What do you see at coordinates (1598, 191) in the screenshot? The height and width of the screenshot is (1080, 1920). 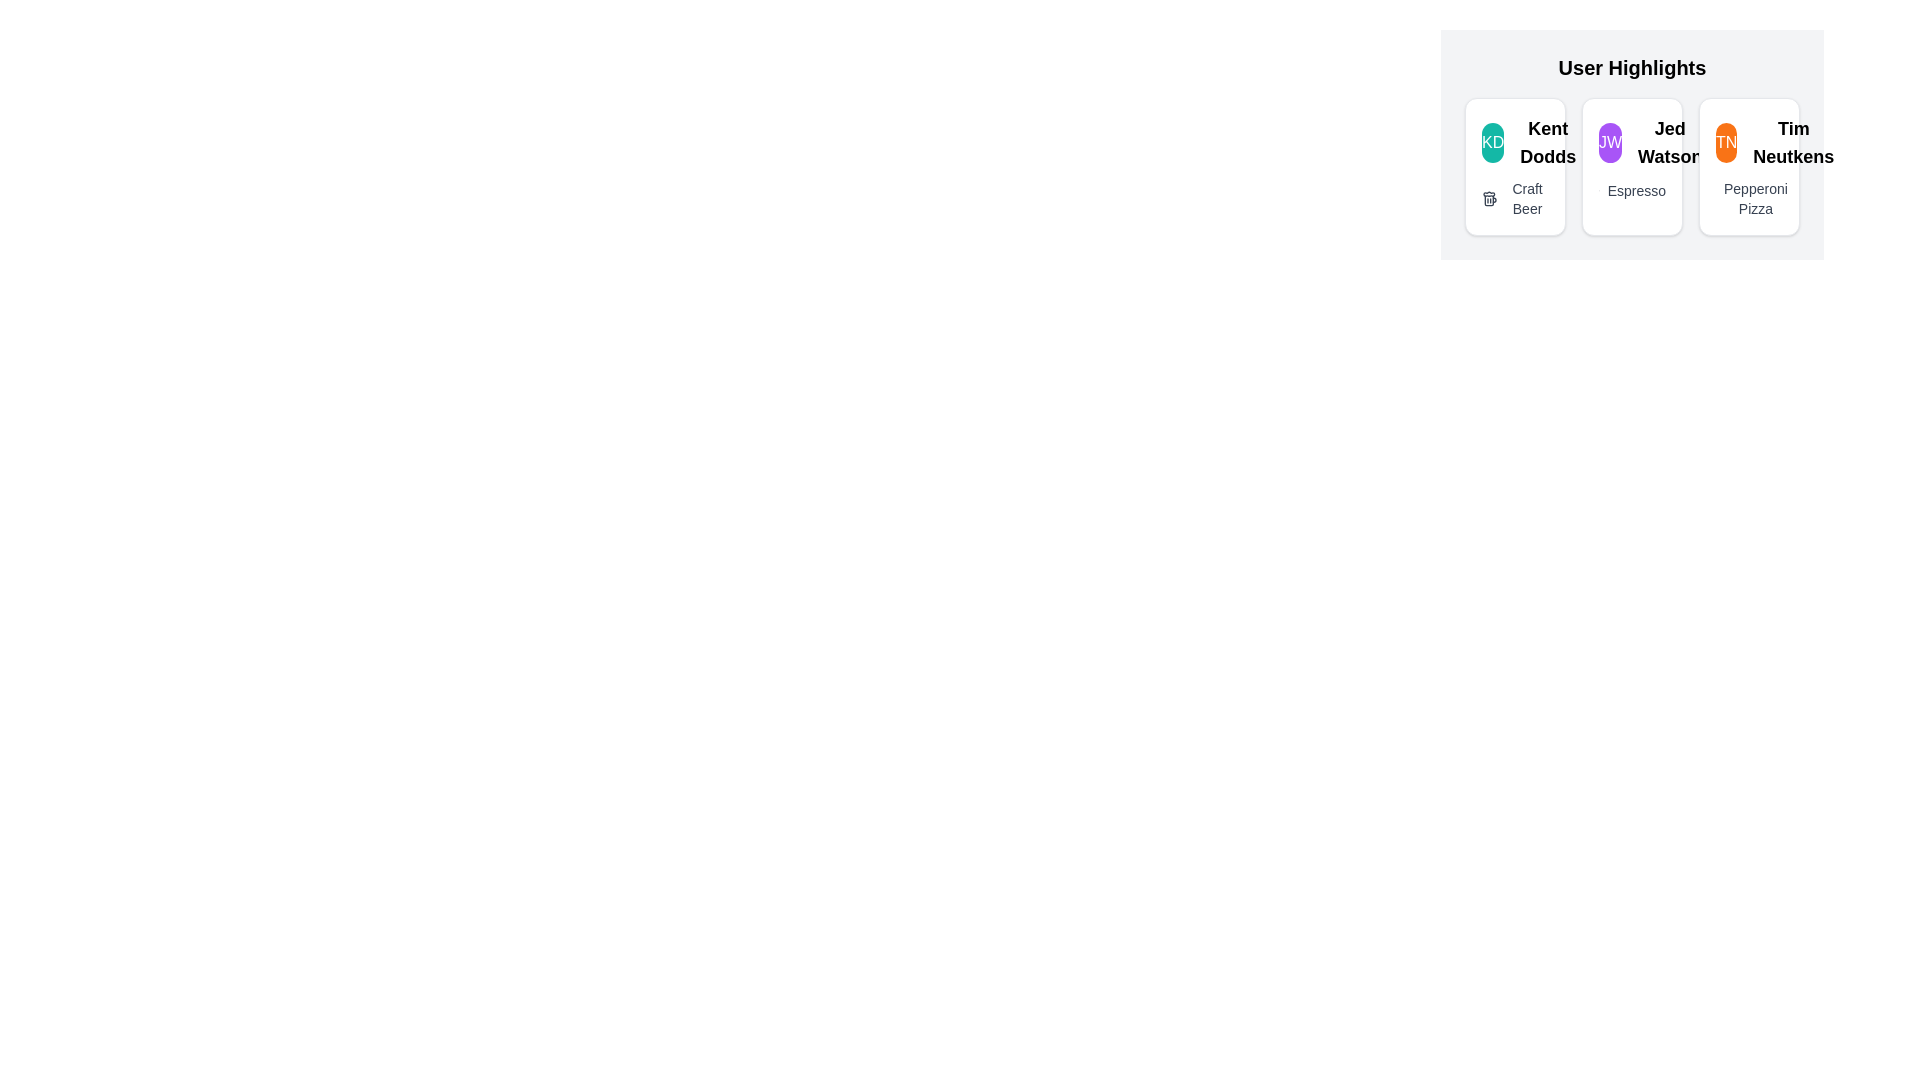 I see `the small coffee cup icon located to the left of the text 'Espresso' in the middle section of the second card in a list of three cards` at bounding box center [1598, 191].